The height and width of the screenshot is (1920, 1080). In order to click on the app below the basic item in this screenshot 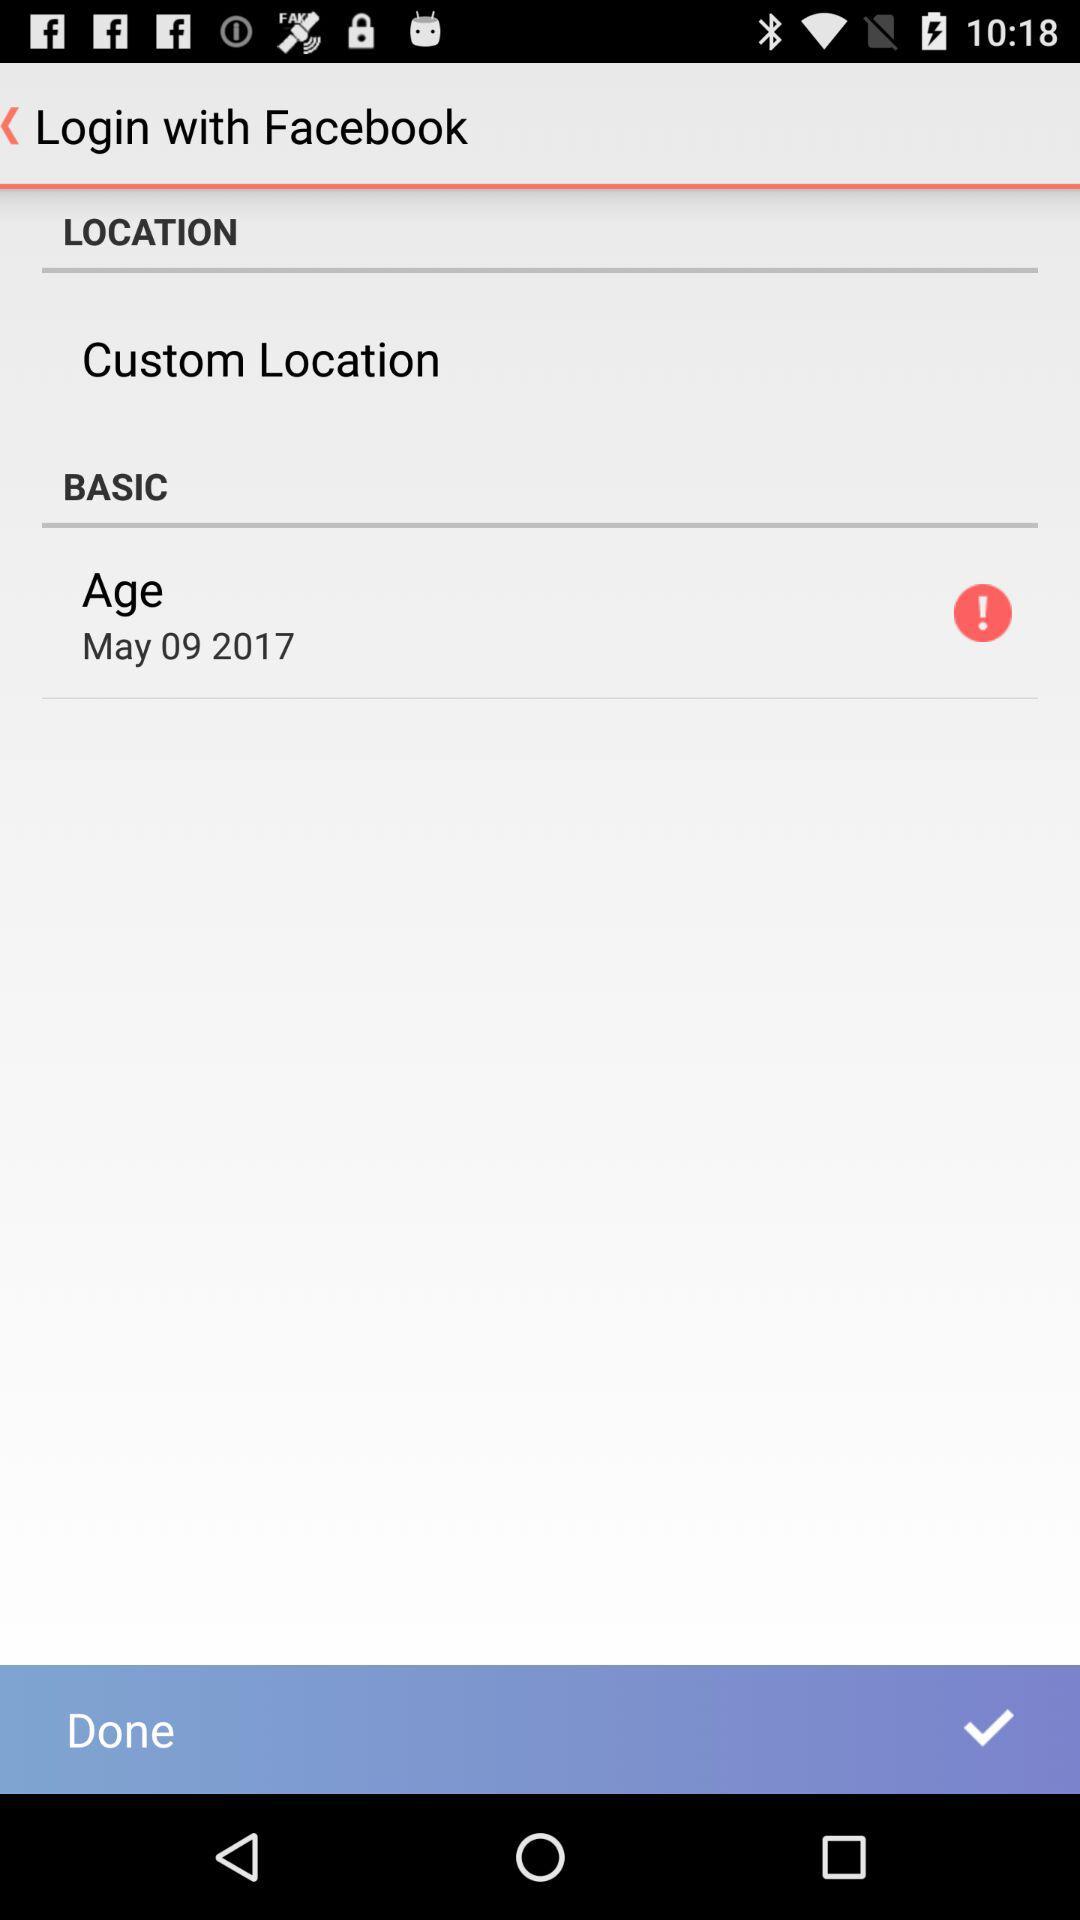, I will do `click(122, 587)`.